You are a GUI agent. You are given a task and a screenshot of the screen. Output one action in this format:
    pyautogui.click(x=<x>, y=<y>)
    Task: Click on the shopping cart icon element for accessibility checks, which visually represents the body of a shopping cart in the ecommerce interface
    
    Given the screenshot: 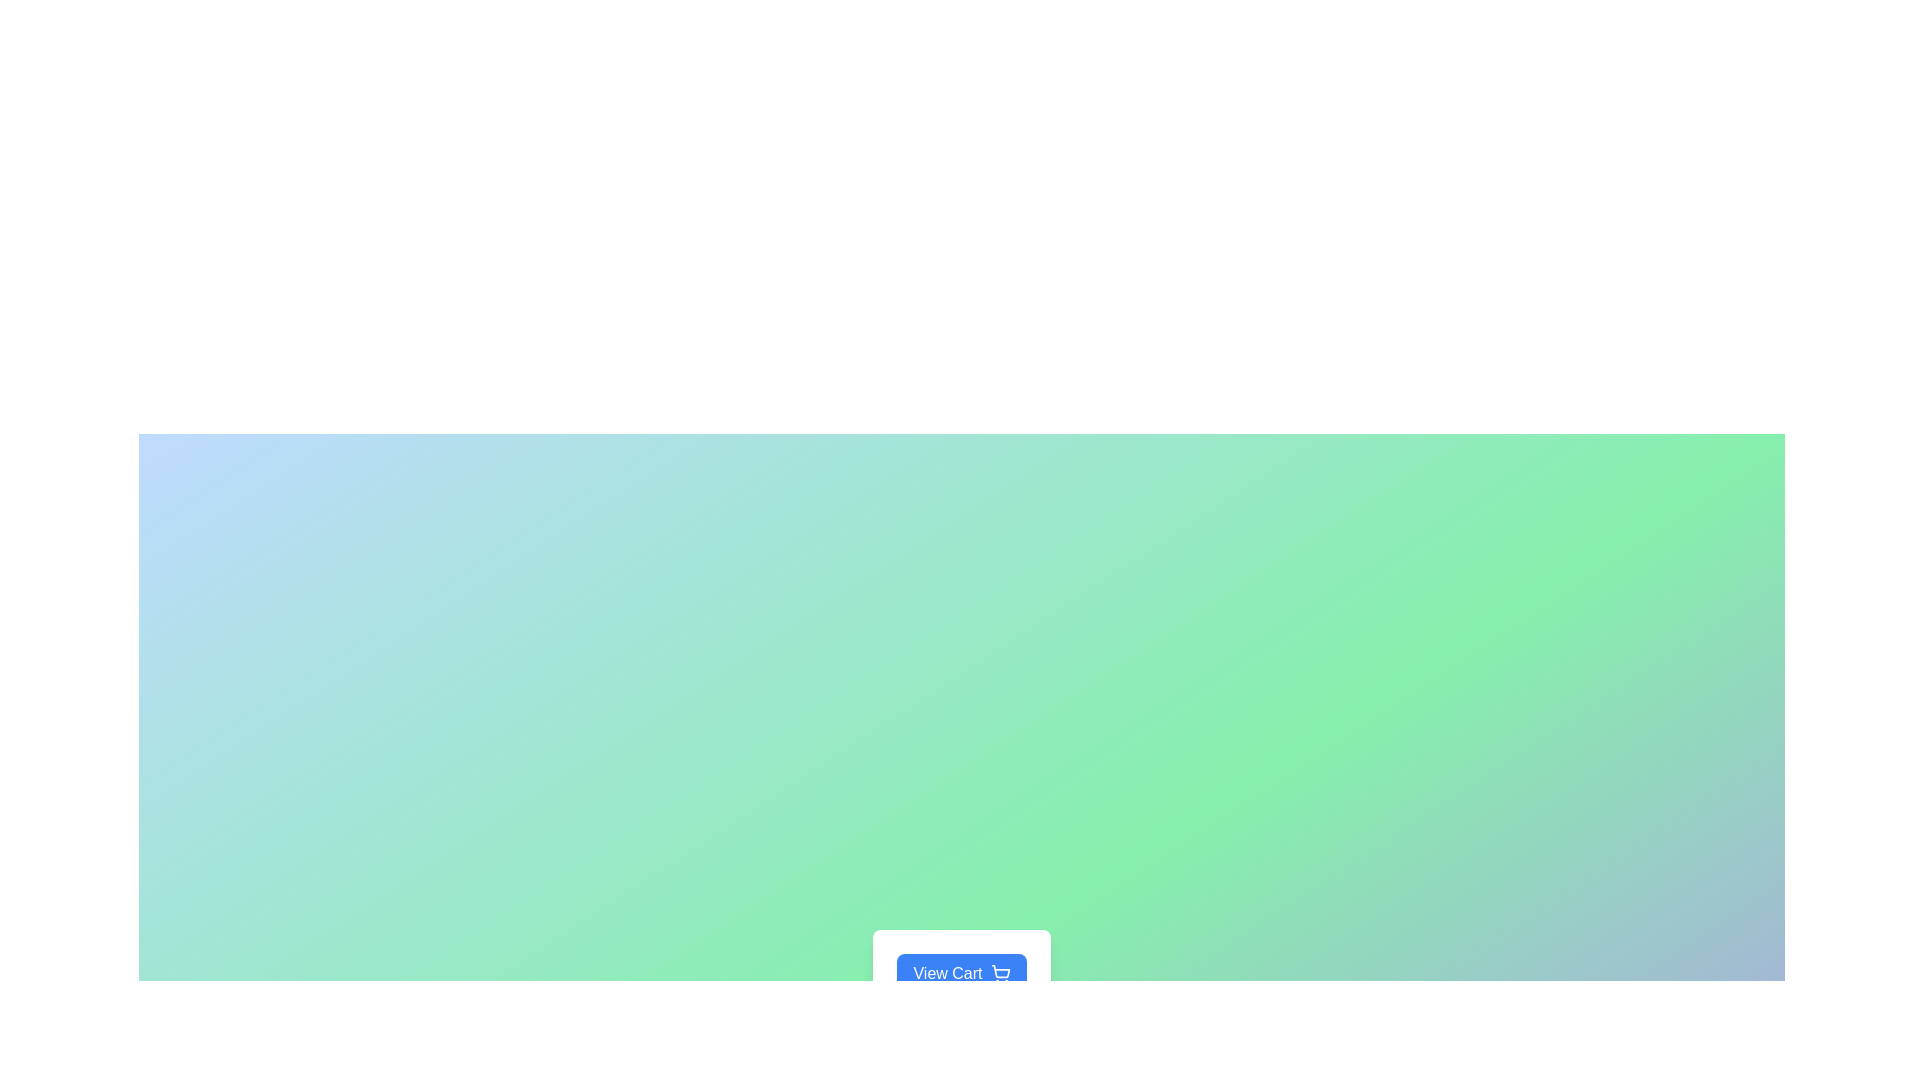 What is the action you would take?
    pyautogui.click(x=1000, y=970)
    